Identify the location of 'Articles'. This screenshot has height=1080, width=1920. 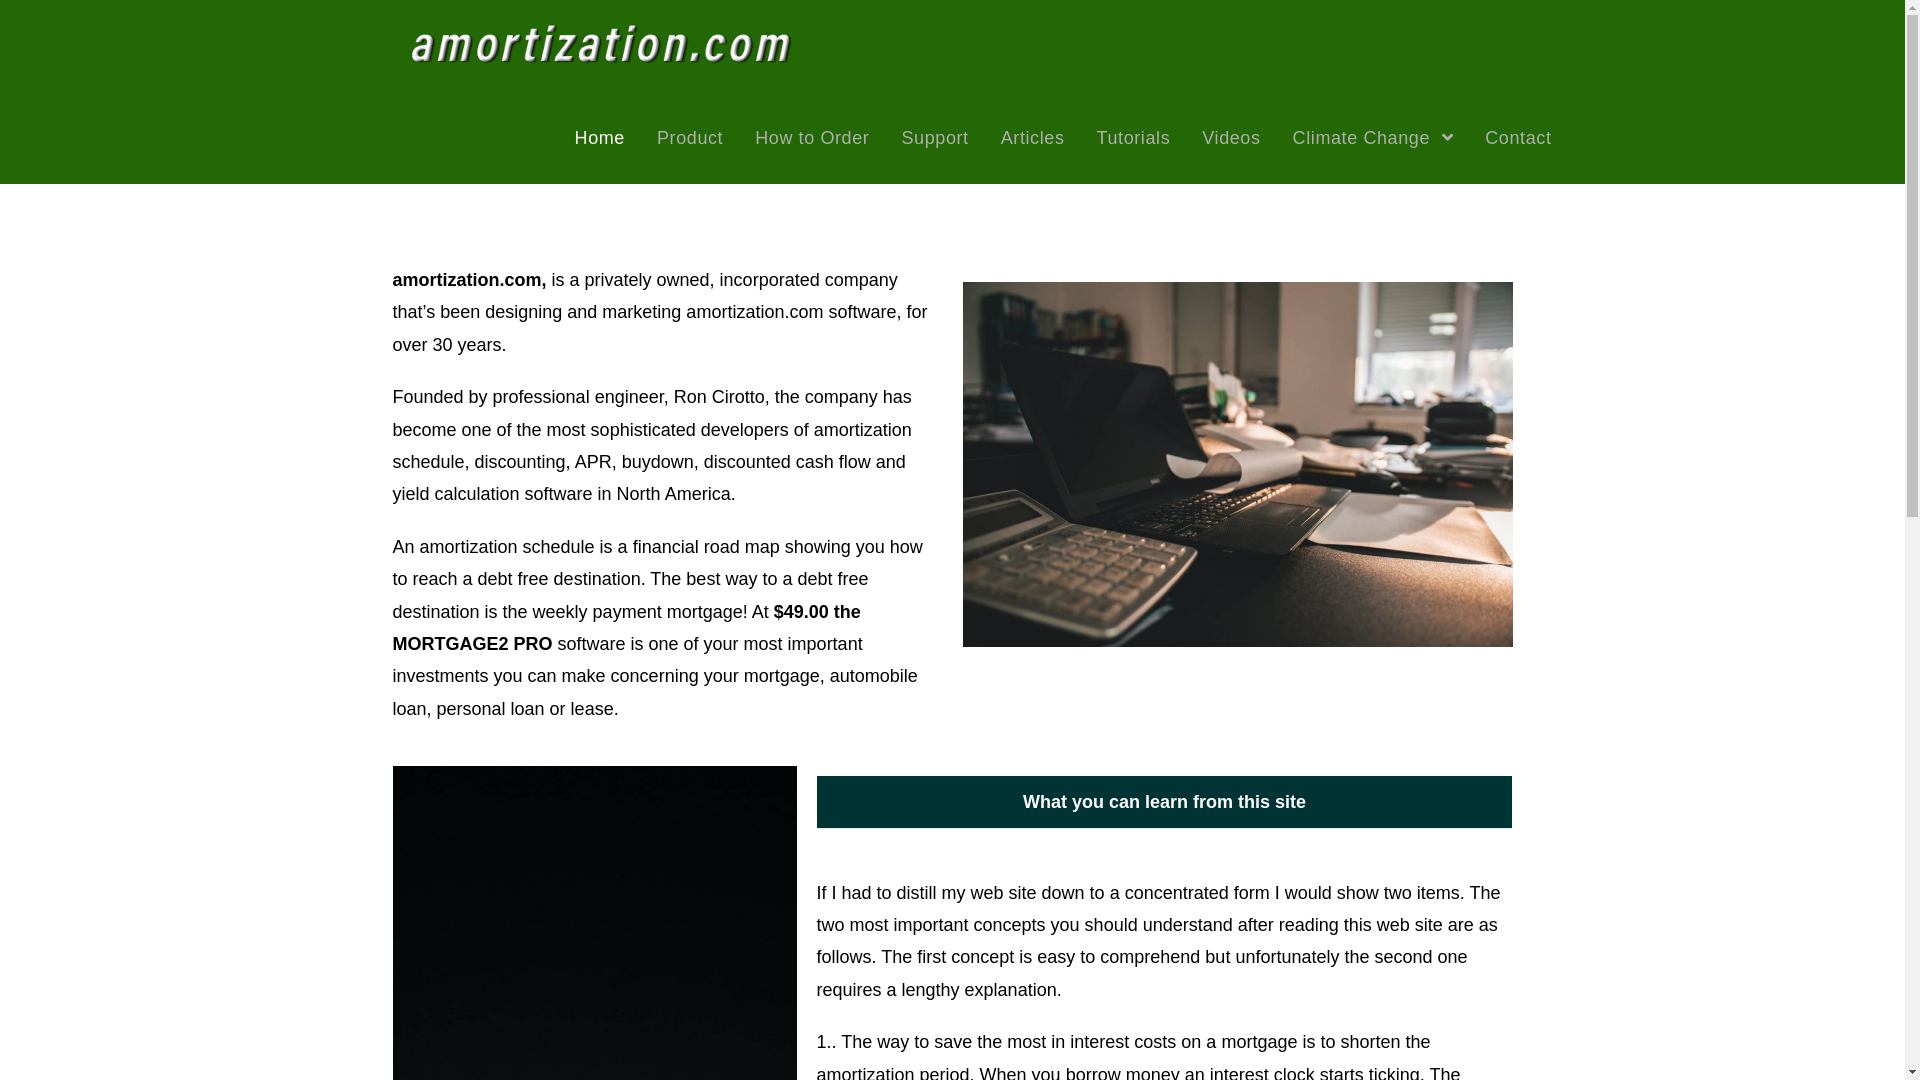
(1032, 137).